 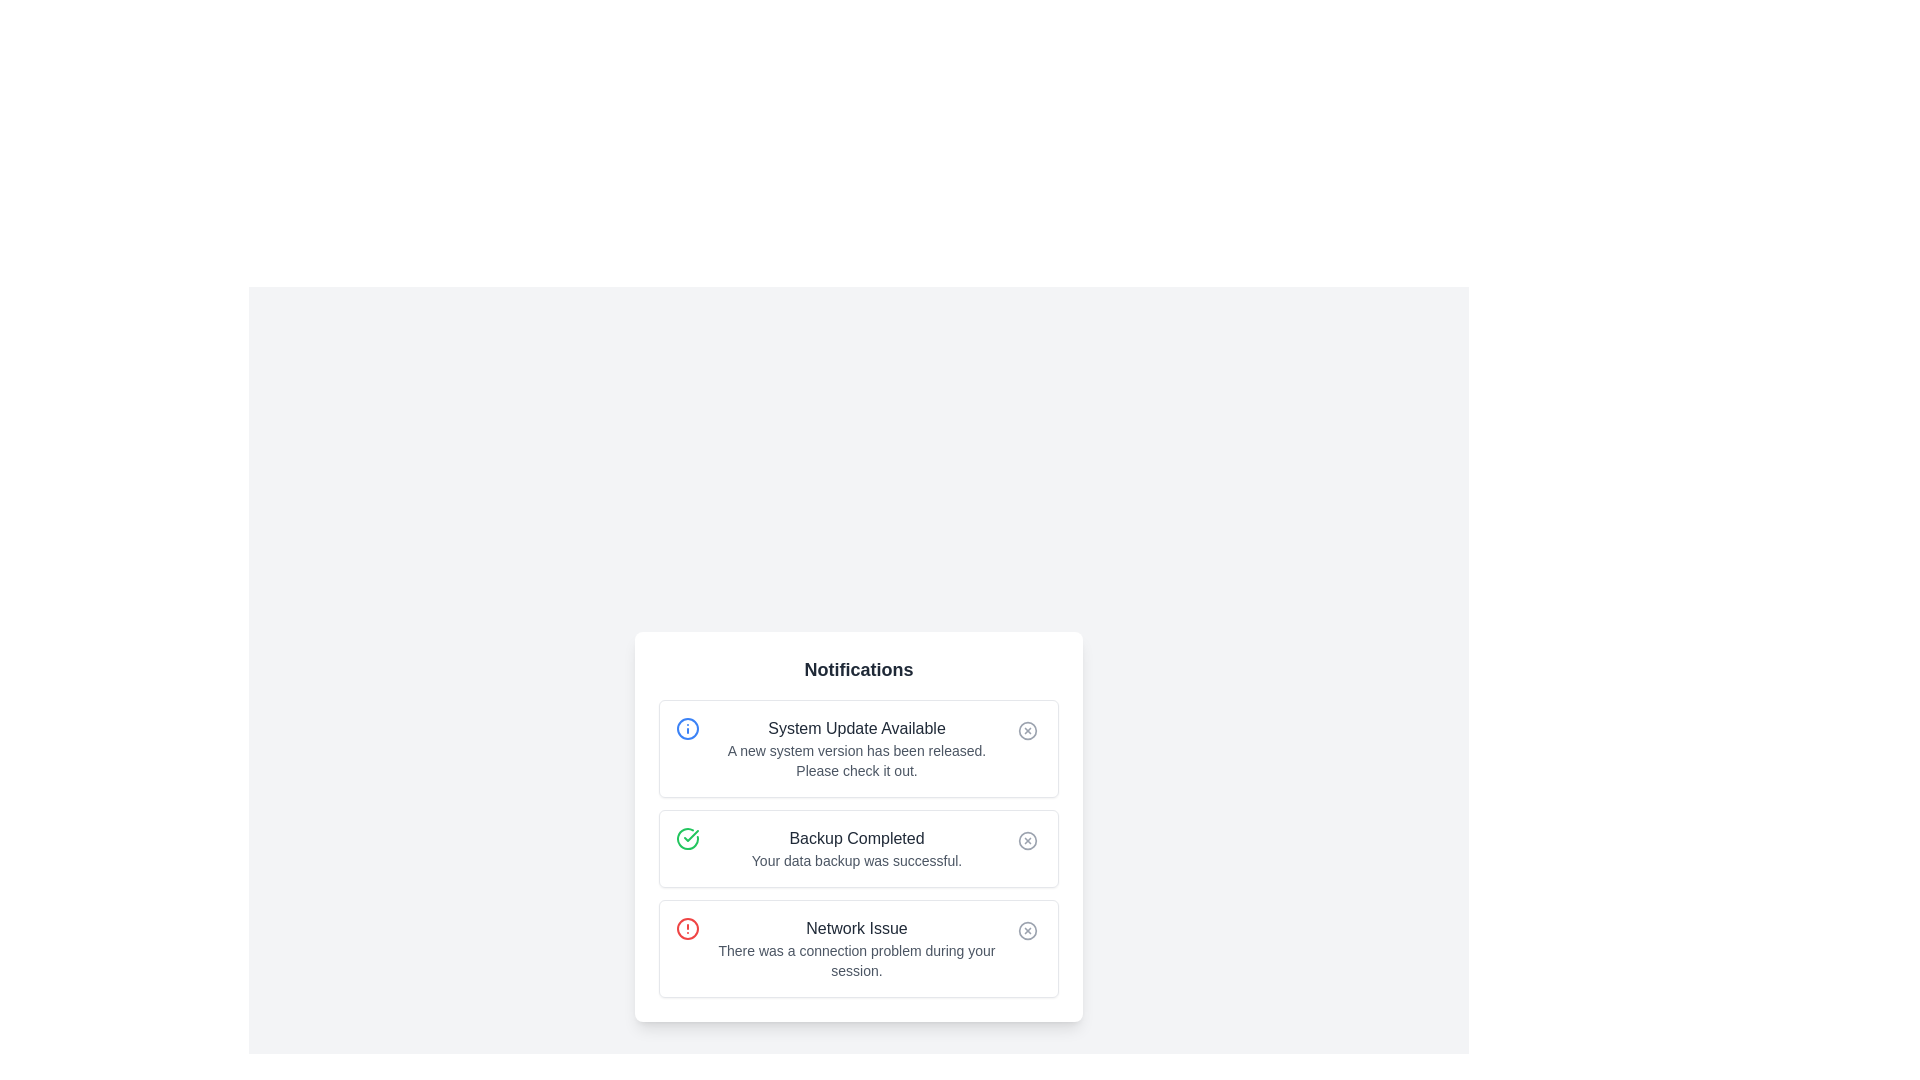 What do you see at coordinates (857, 947) in the screenshot?
I see `the informational text block located in the third notification card from the top of the notification panel` at bounding box center [857, 947].